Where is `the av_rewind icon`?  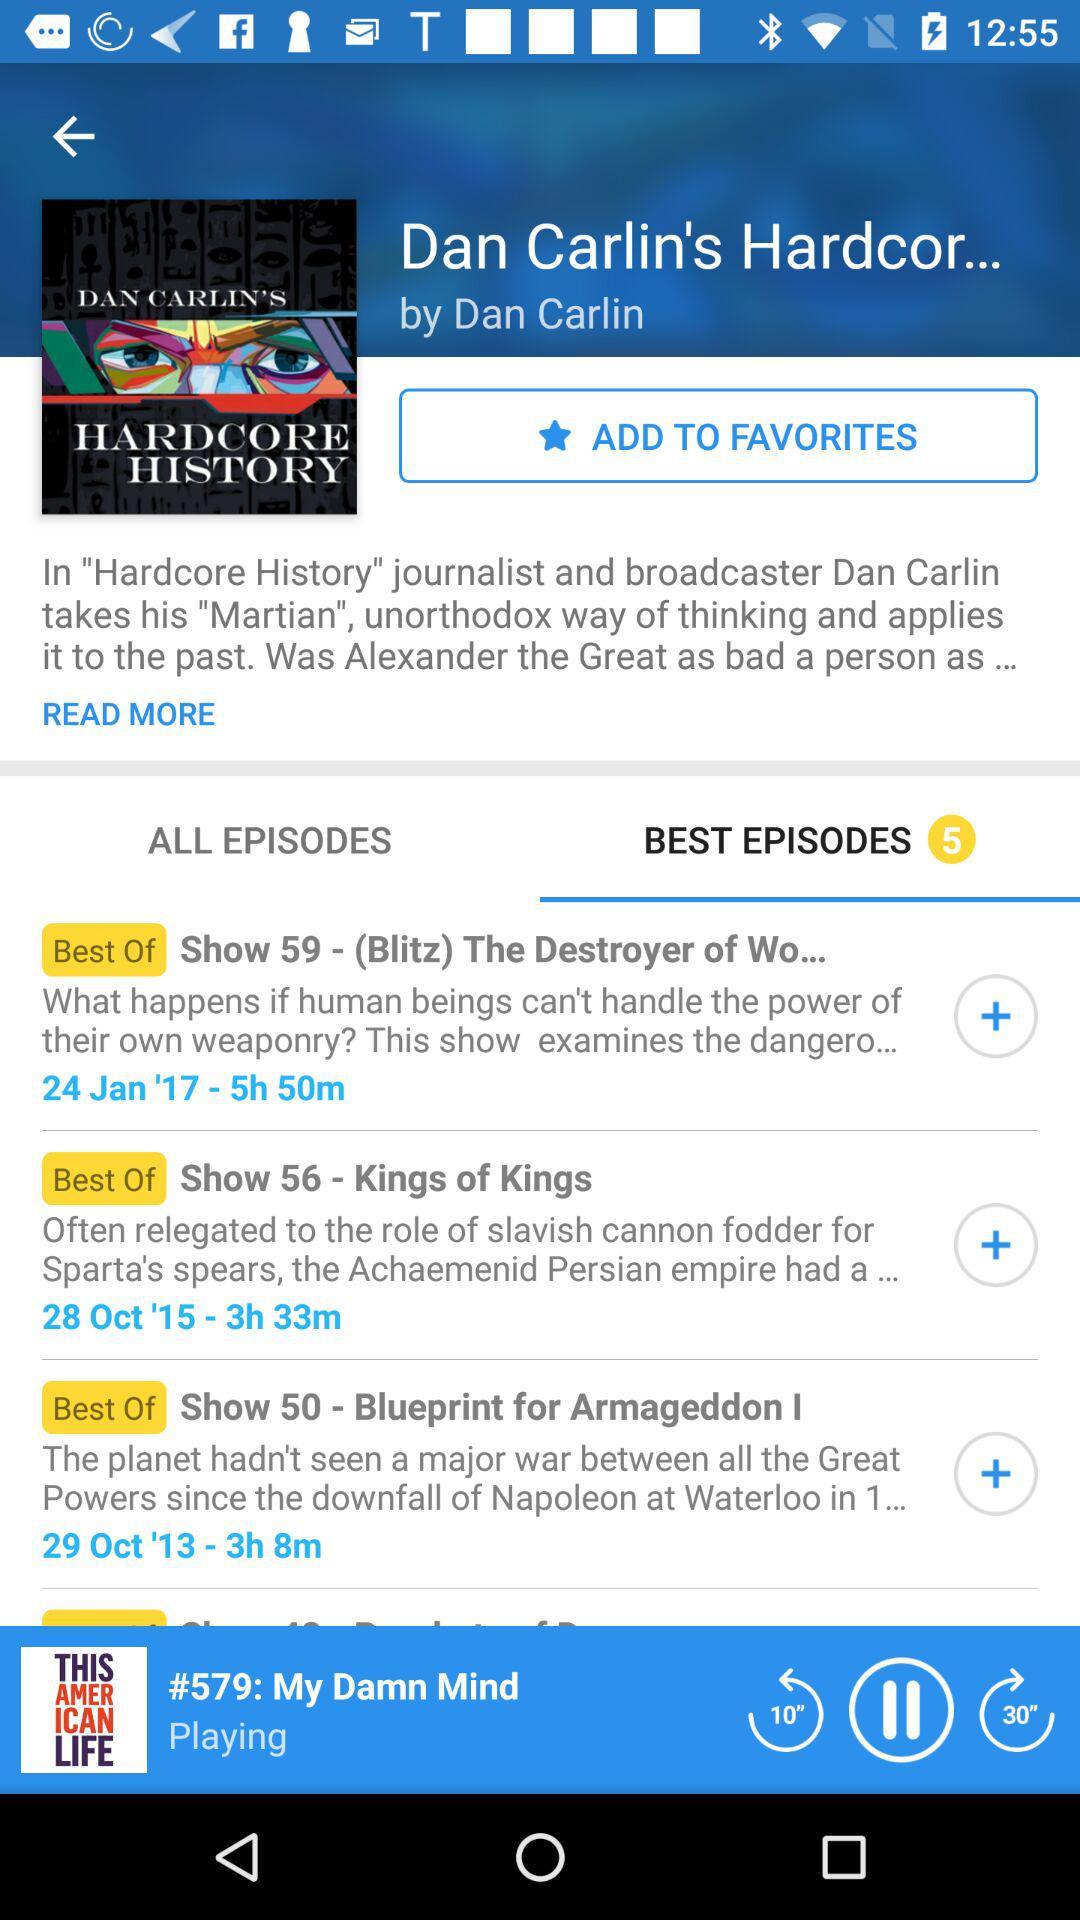
the av_rewind icon is located at coordinates (785, 1708).